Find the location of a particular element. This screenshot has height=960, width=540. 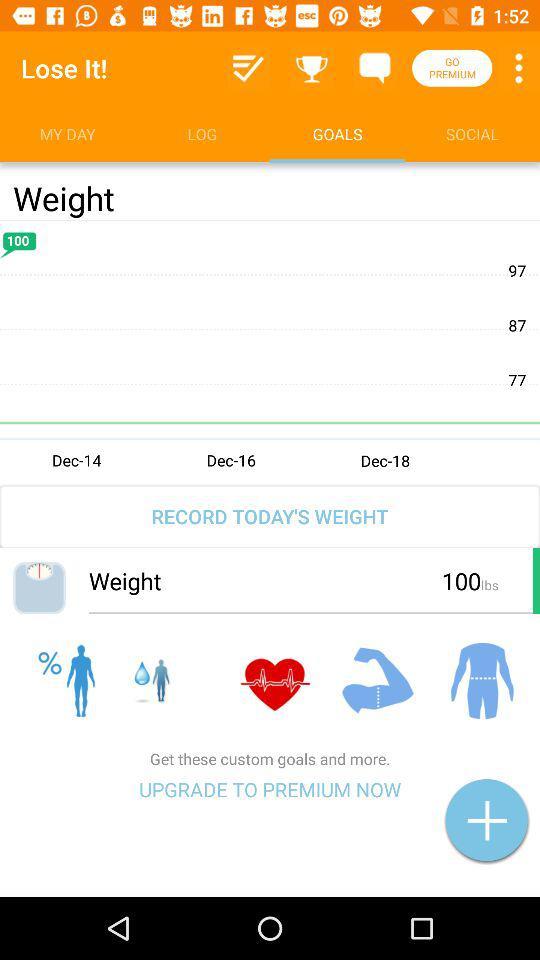

the item next to lose it! is located at coordinates (248, 68).